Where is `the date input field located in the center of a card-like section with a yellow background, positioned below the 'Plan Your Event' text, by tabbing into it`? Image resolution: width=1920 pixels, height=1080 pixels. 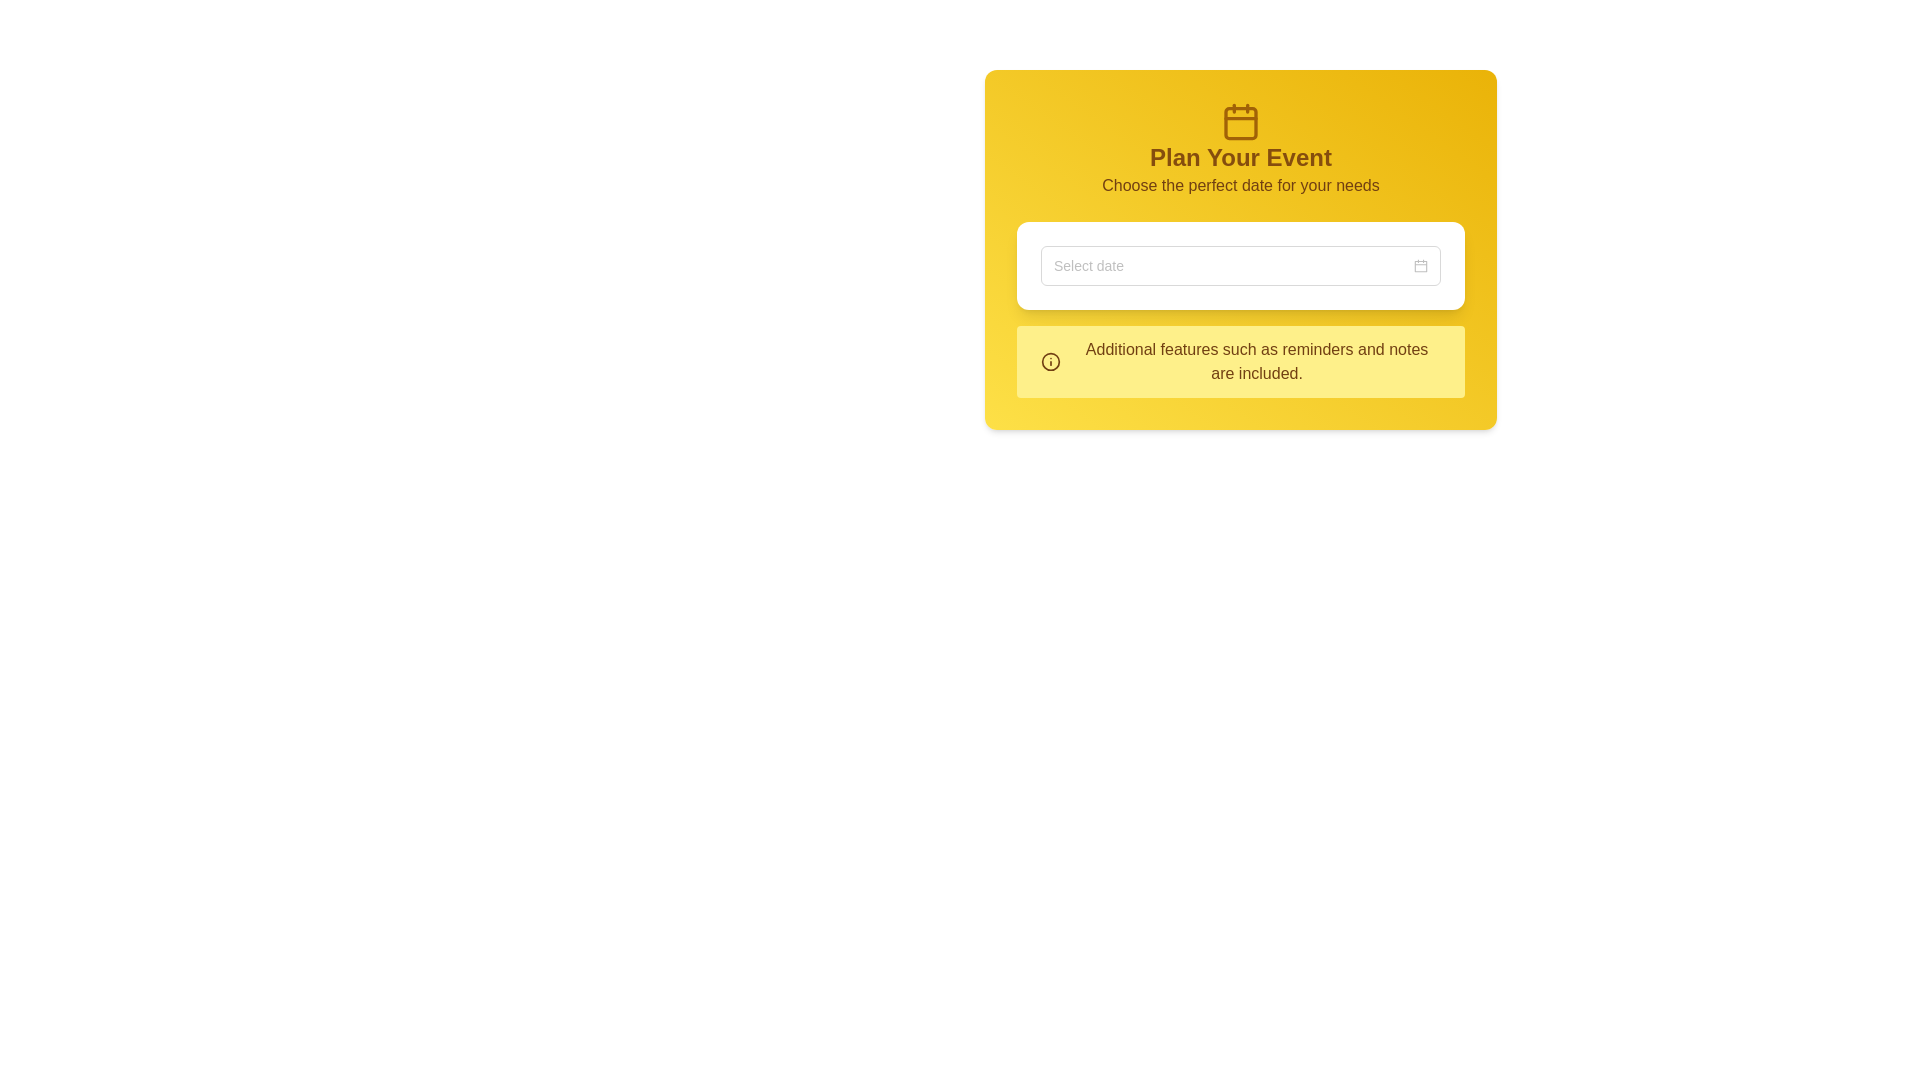
the date input field located in the center of a card-like section with a yellow background, positioned below the 'Plan Your Event' text, by tabbing into it is located at coordinates (1240, 265).